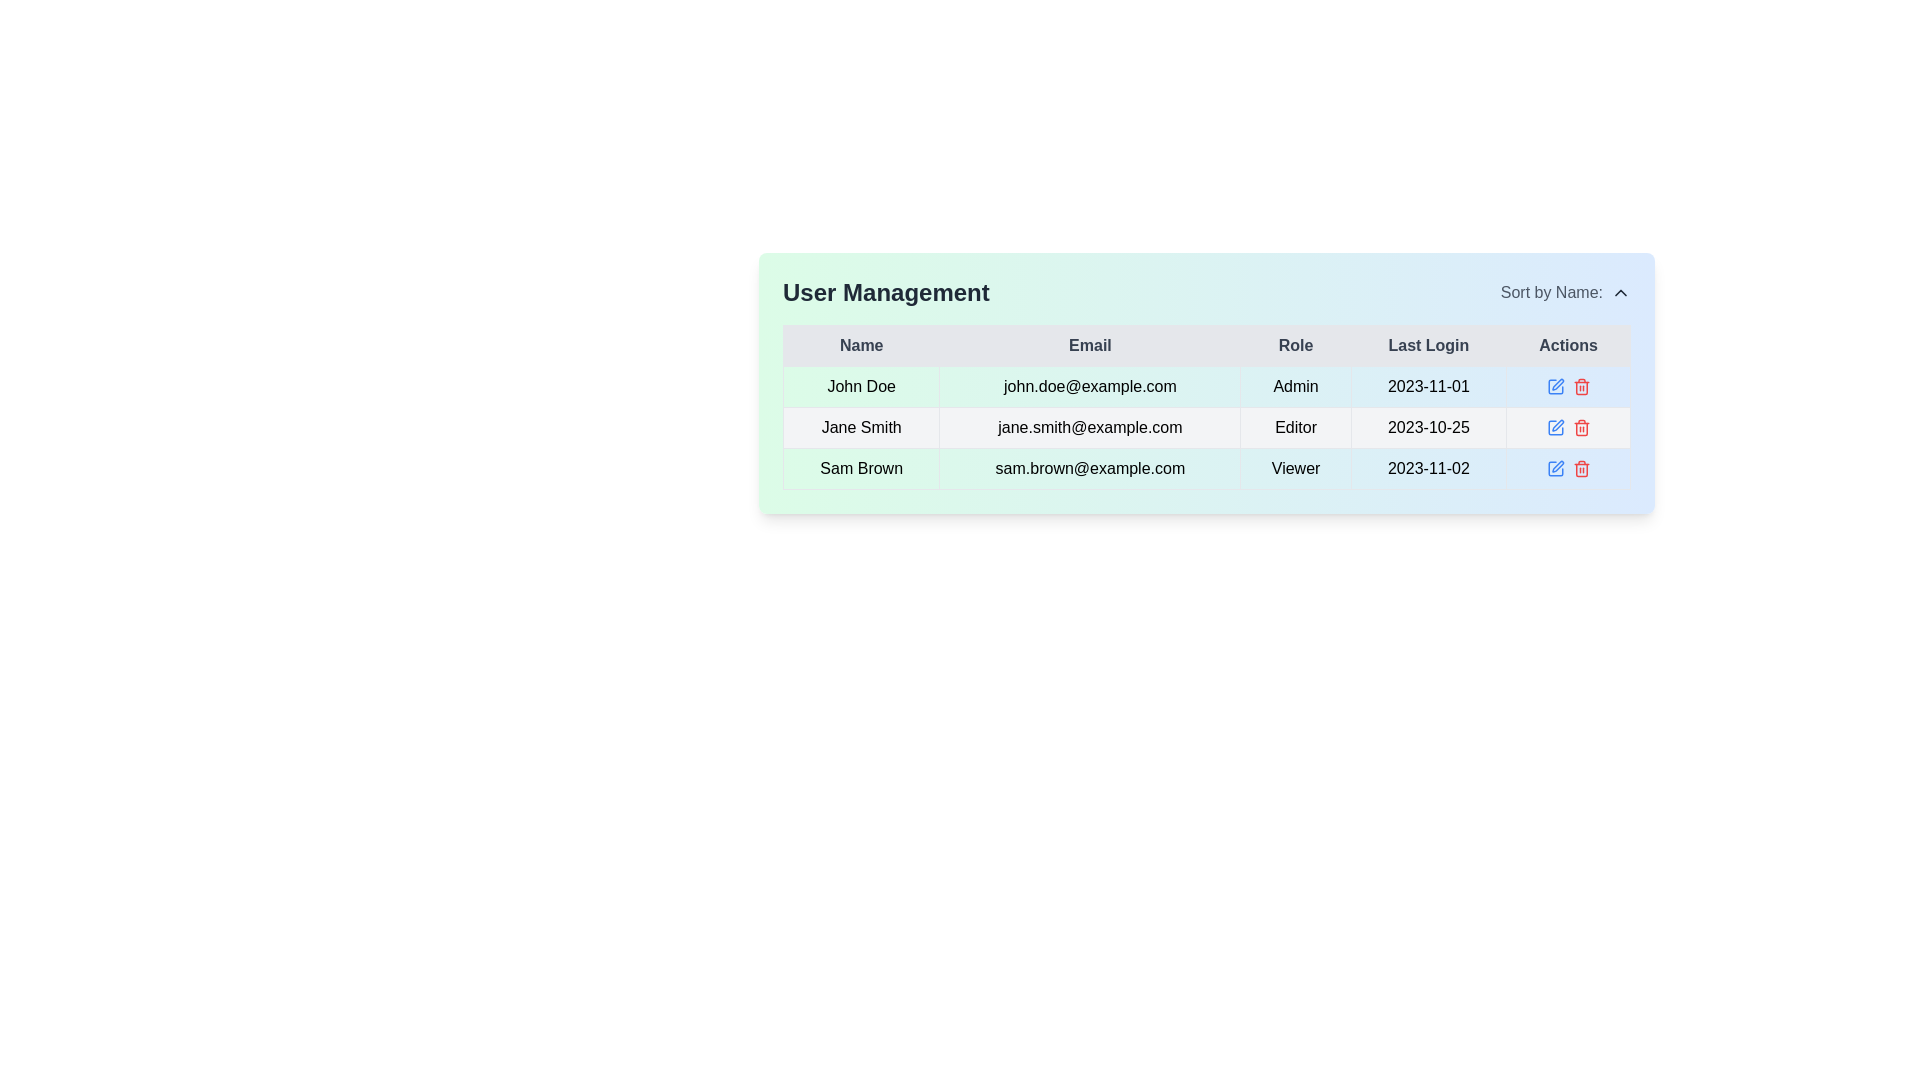 The width and height of the screenshot is (1920, 1080). Describe the element at coordinates (1556, 424) in the screenshot. I see `the pen icon outline in the 'Actions' column of the user management table to initiate an edit of the associated row for 'Jane Smith'` at that location.